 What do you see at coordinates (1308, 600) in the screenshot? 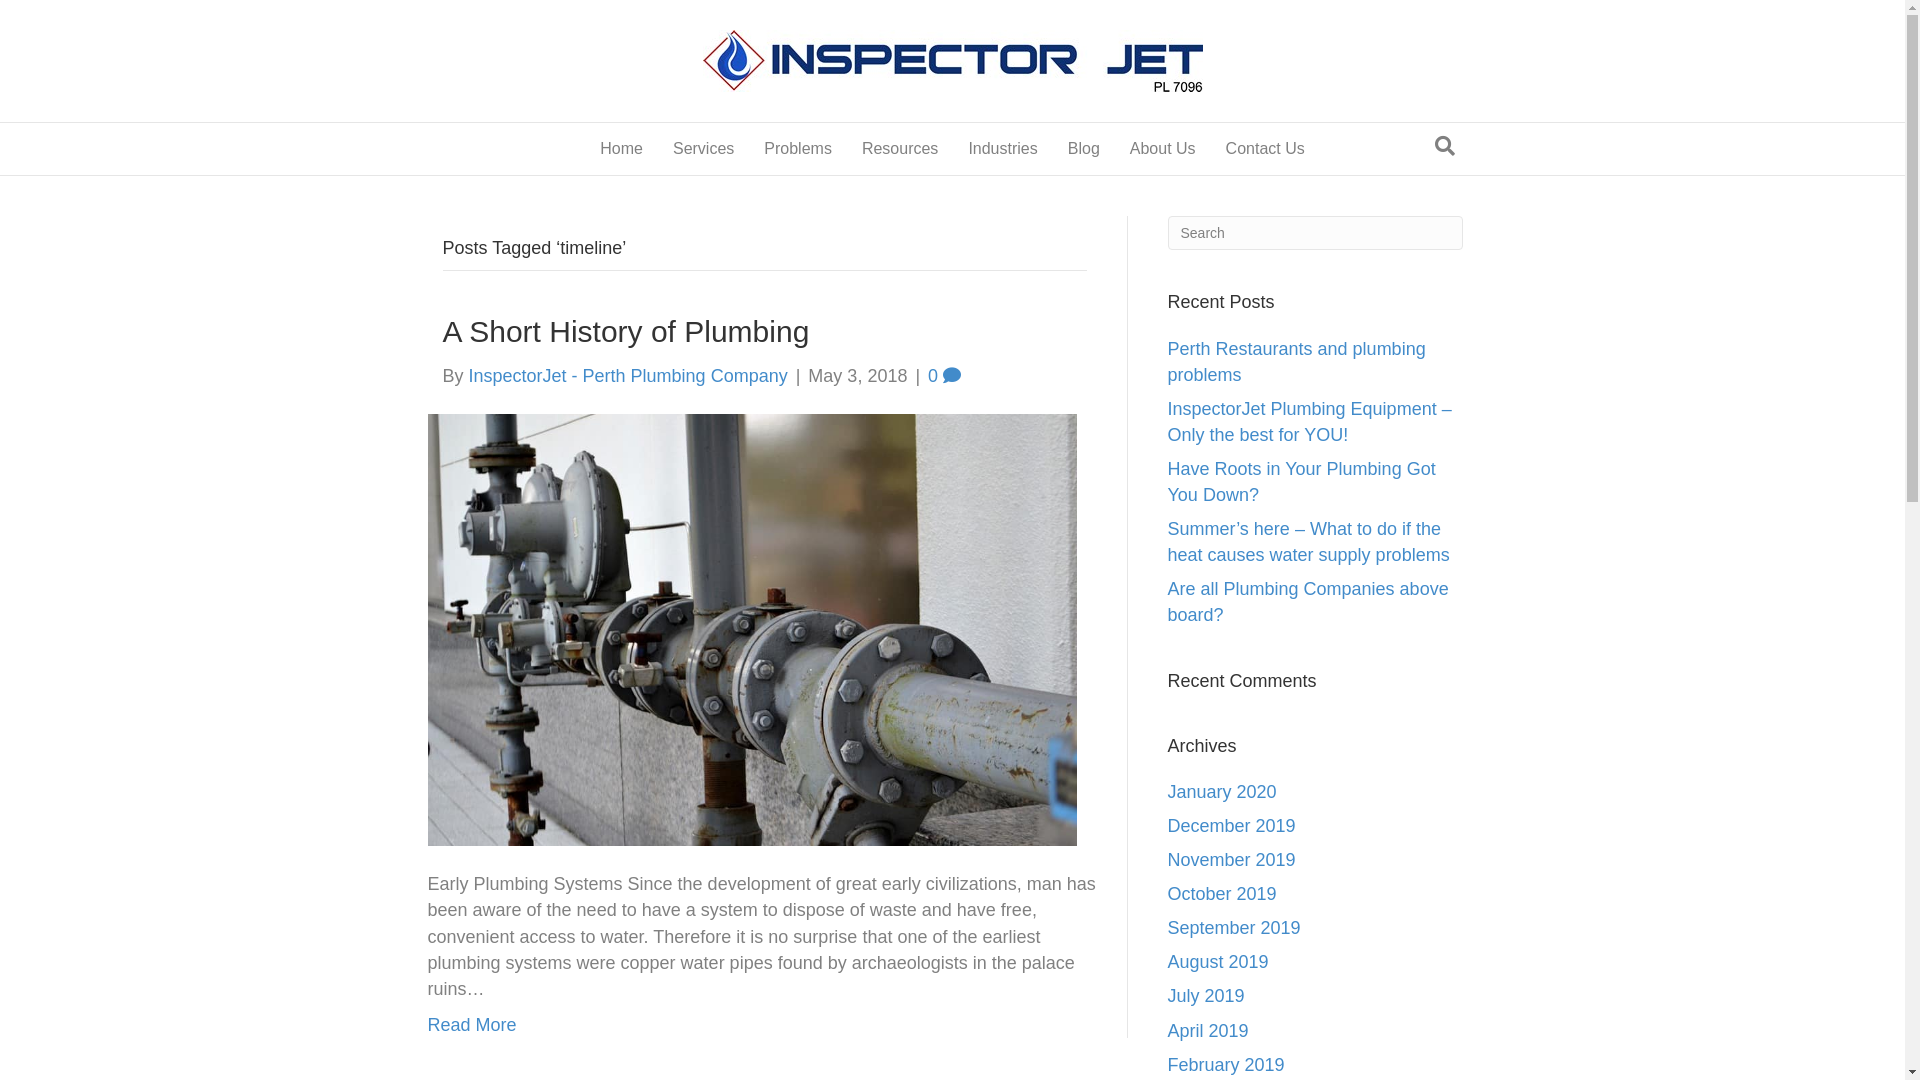
I see `'Are all Plumbing Companies above board?'` at bounding box center [1308, 600].